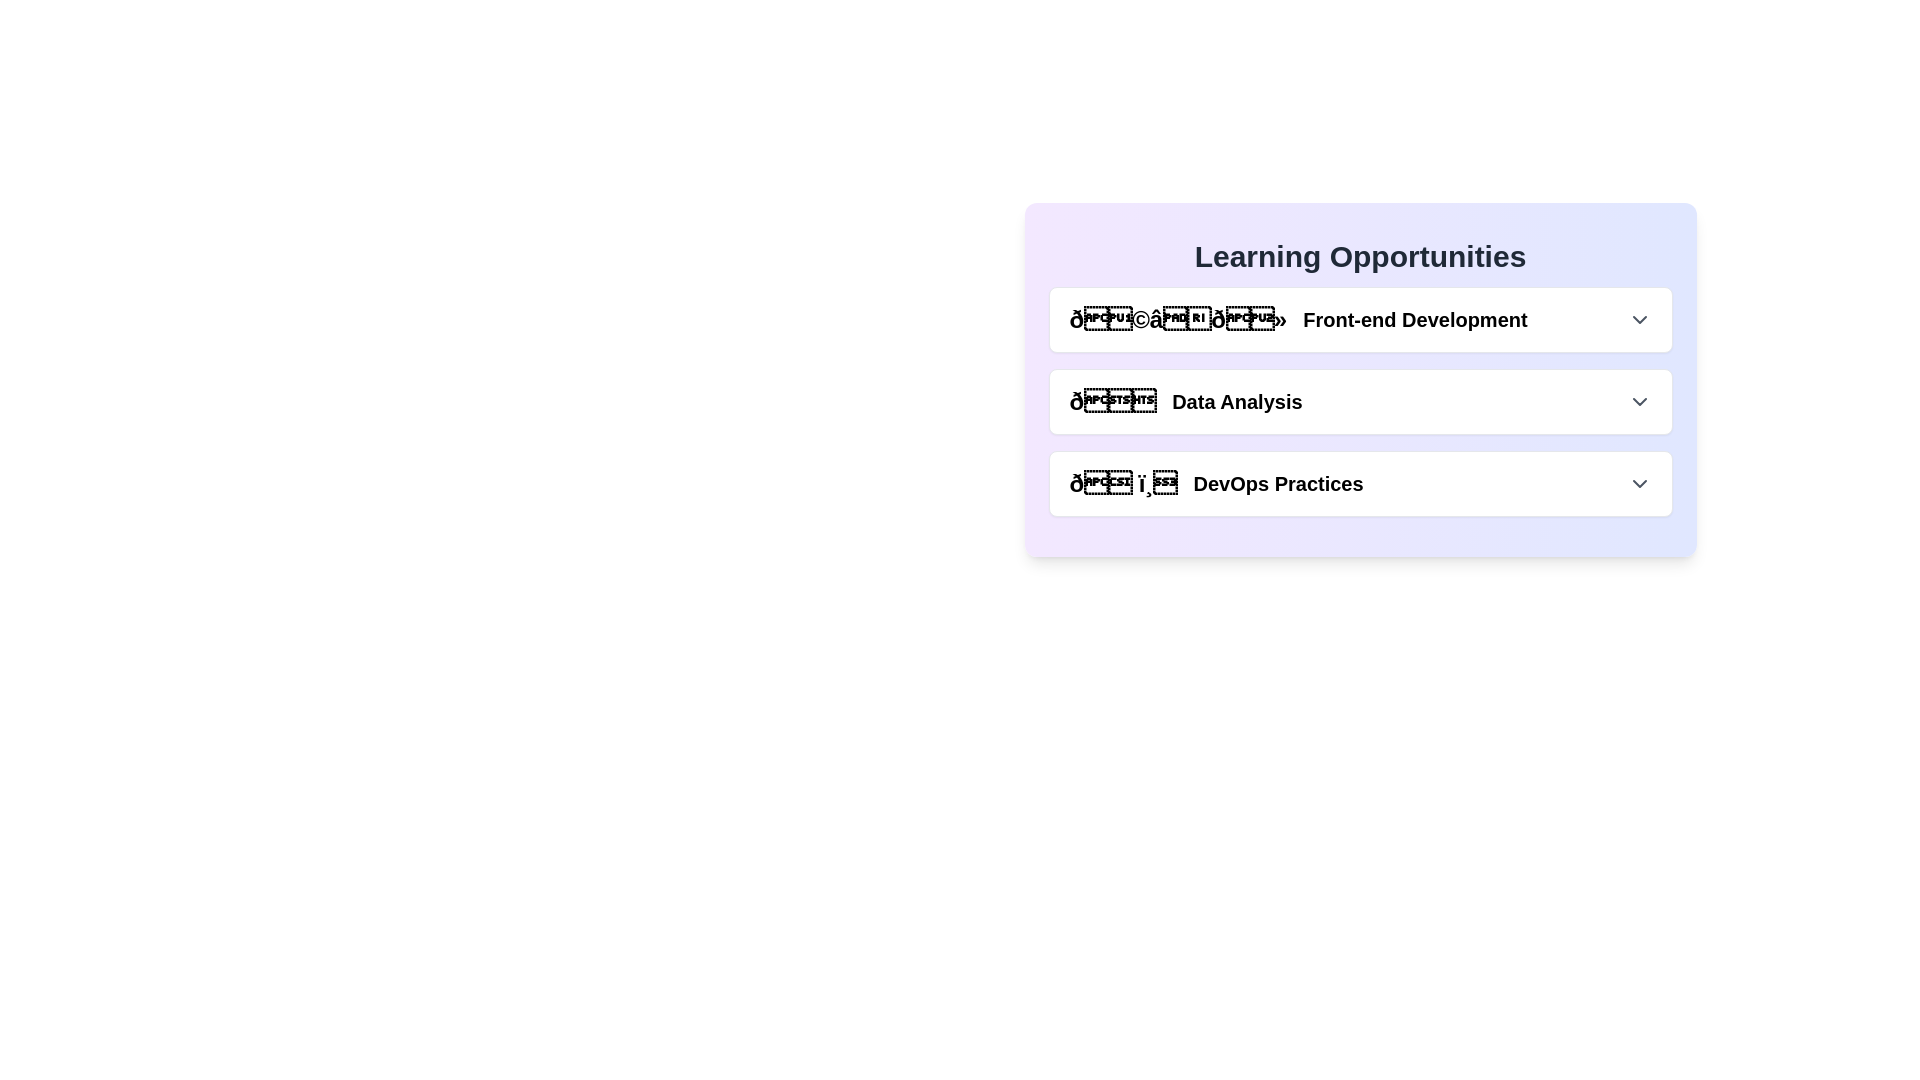 The width and height of the screenshot is (1920, 1080). I want to click on the button labeled 'DevOps Practices' with a white background and rounded corners, so click(1360, 483).